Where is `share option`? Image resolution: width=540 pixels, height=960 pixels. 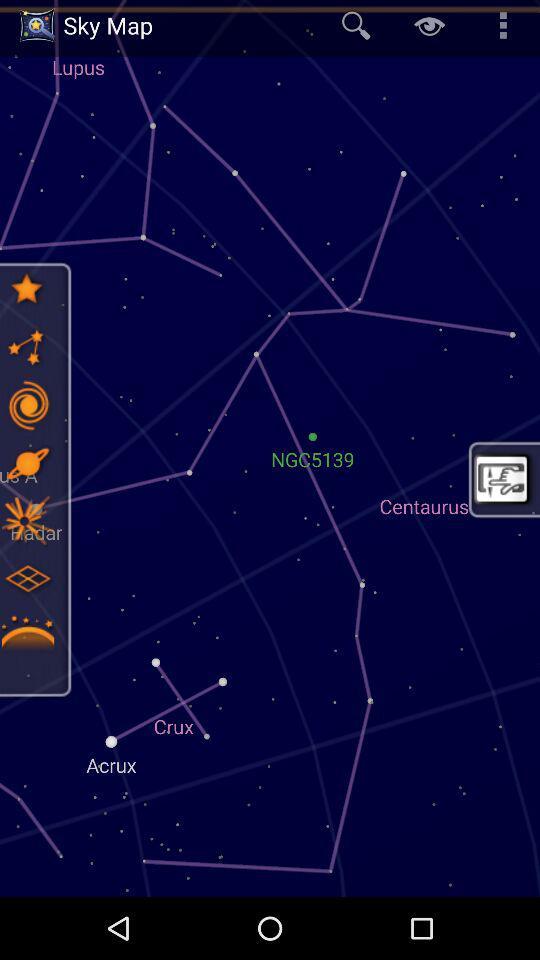
share option is located at coordinates (26, 347).